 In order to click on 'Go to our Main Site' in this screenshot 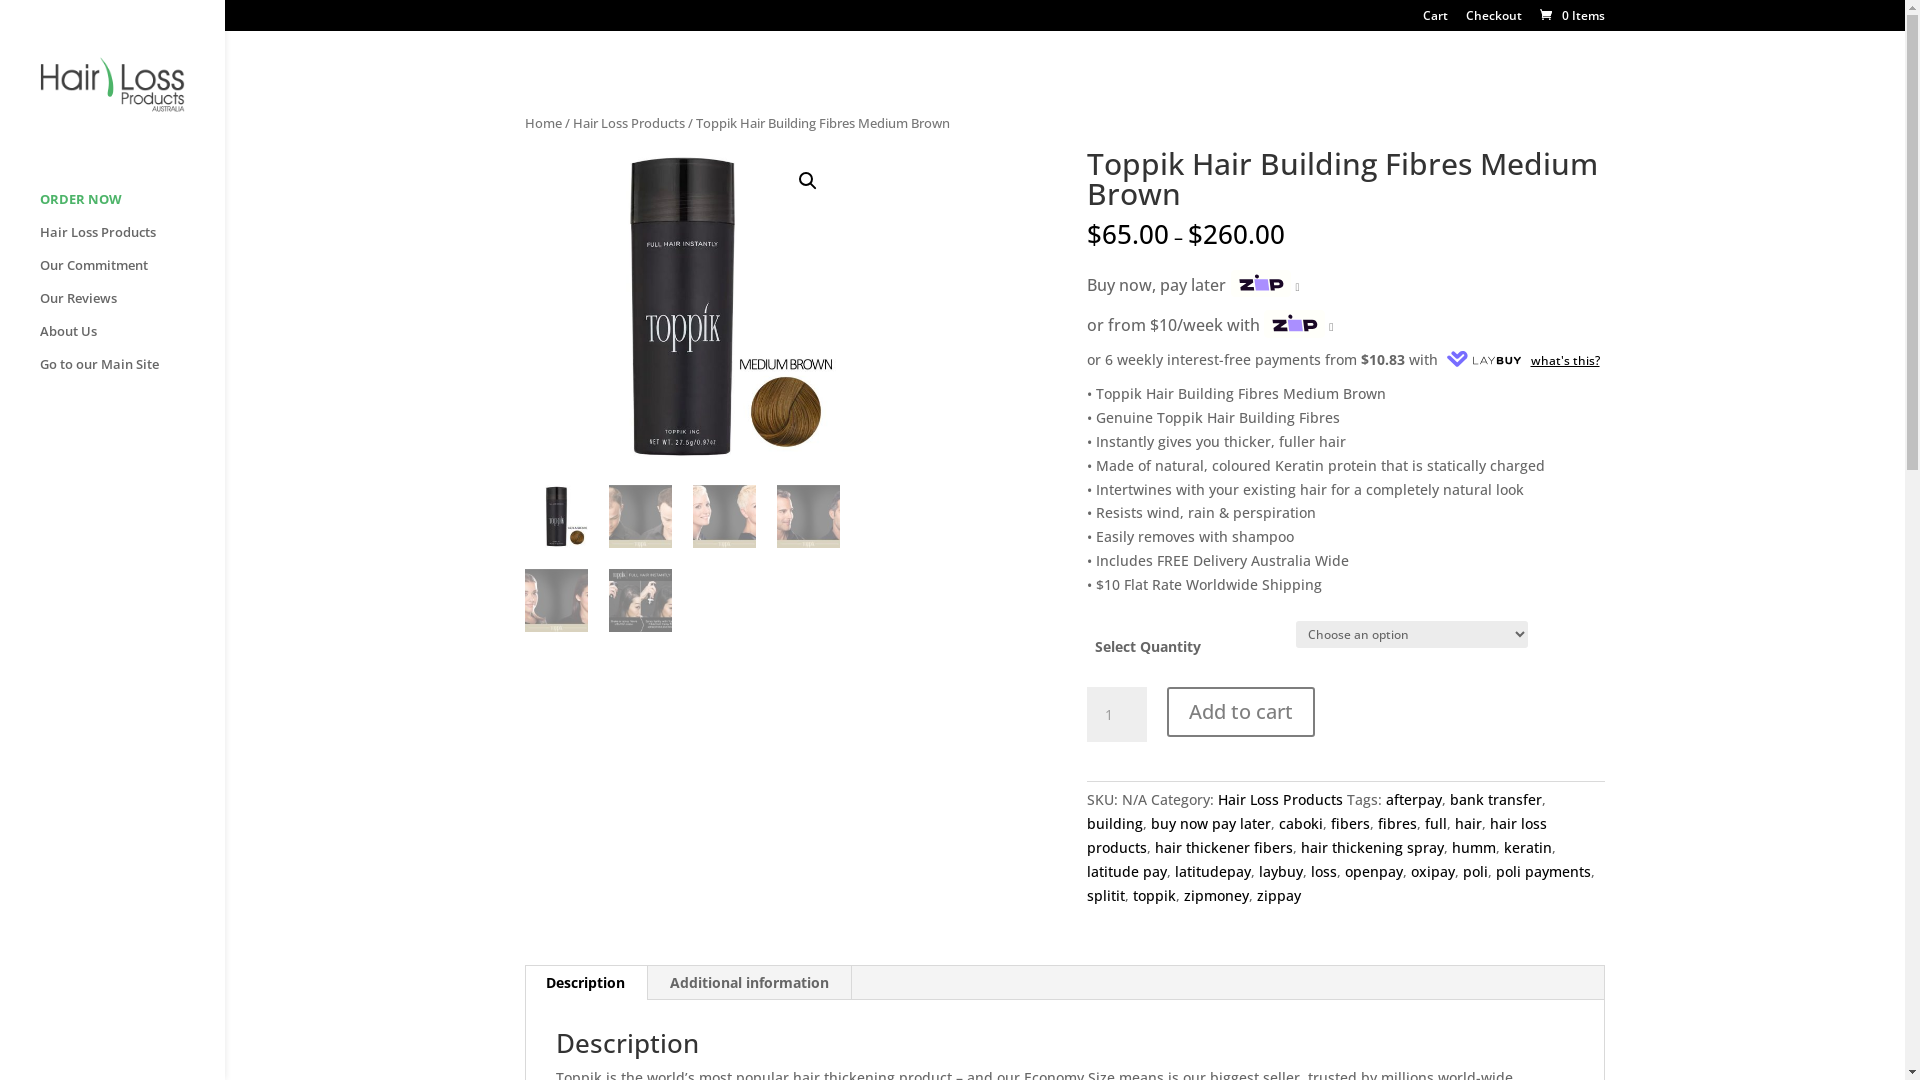, I will do `click(131, 373)`.